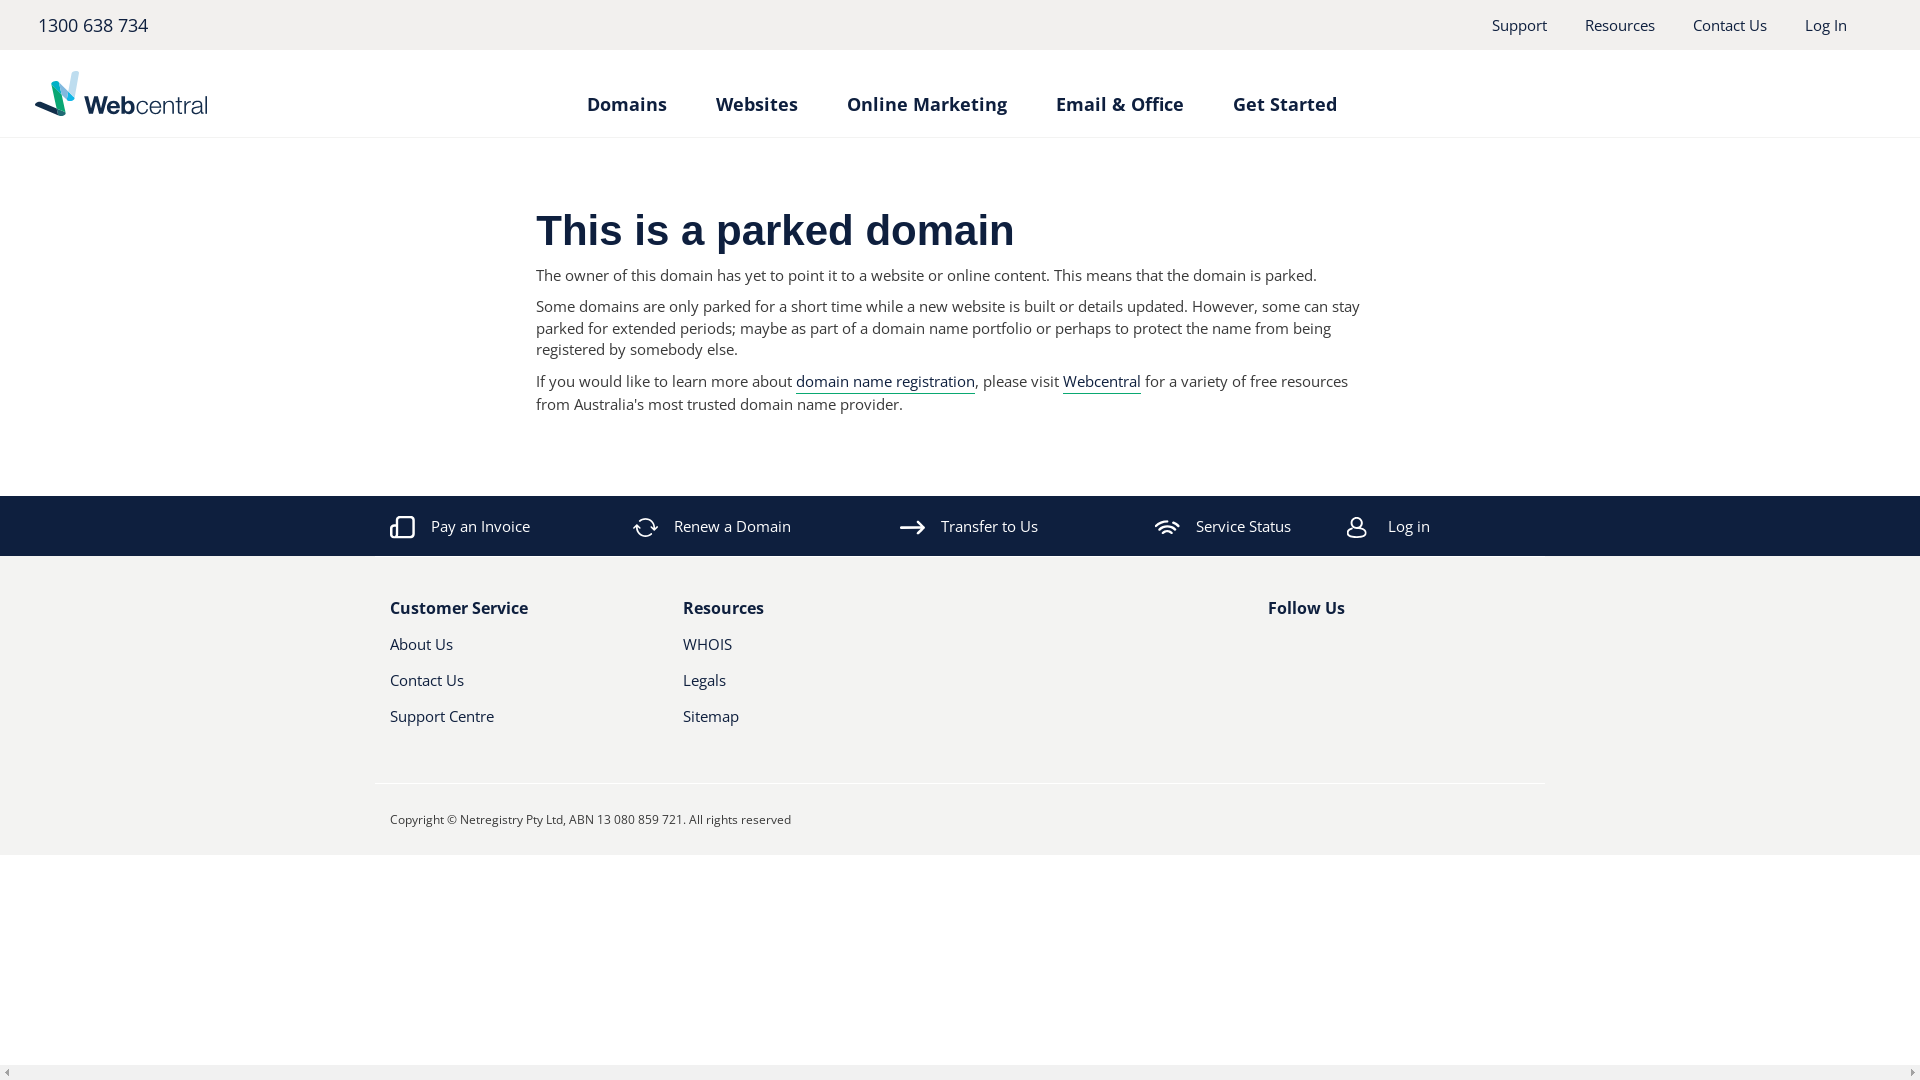 The image size is (1920, 1080). I want to click on 'RSS', so click(1362, 652).